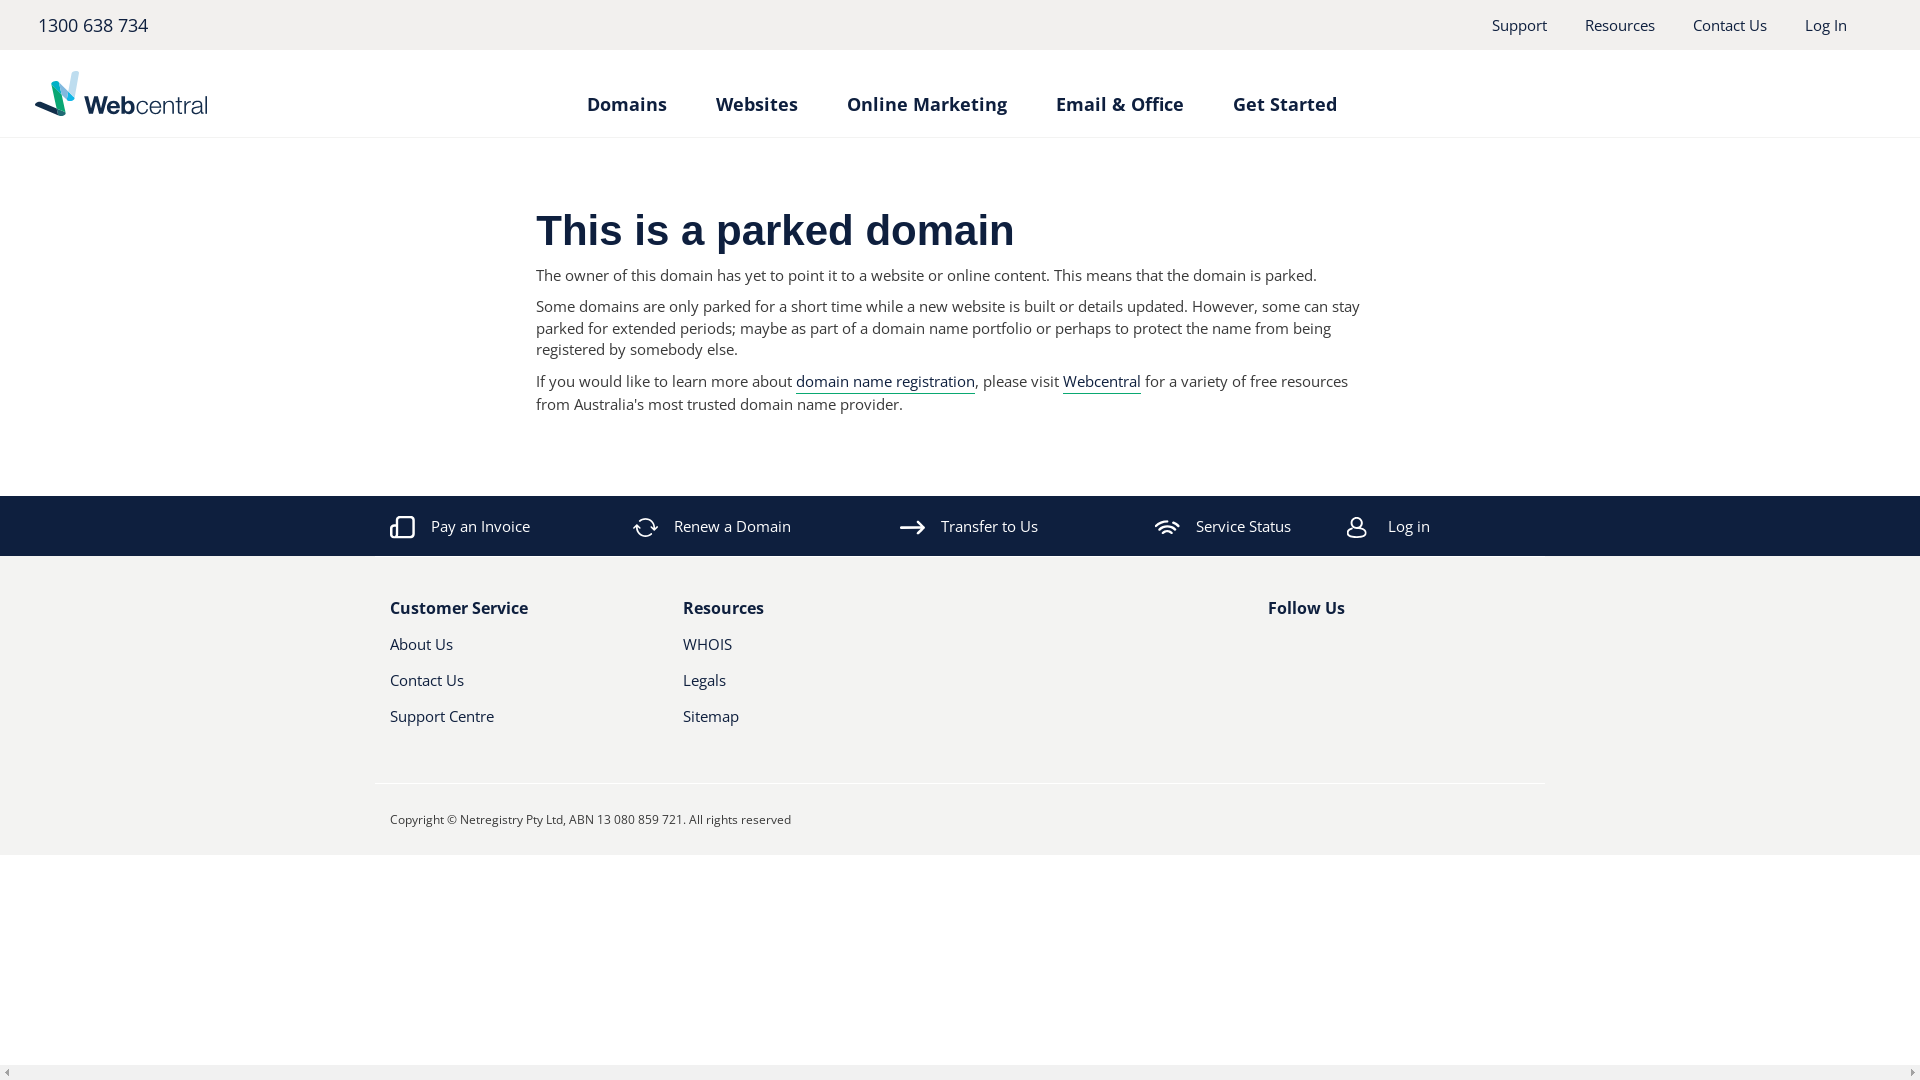 The image size is (1920, 1080). I want to click on 'RSS', so click(1362, 652).